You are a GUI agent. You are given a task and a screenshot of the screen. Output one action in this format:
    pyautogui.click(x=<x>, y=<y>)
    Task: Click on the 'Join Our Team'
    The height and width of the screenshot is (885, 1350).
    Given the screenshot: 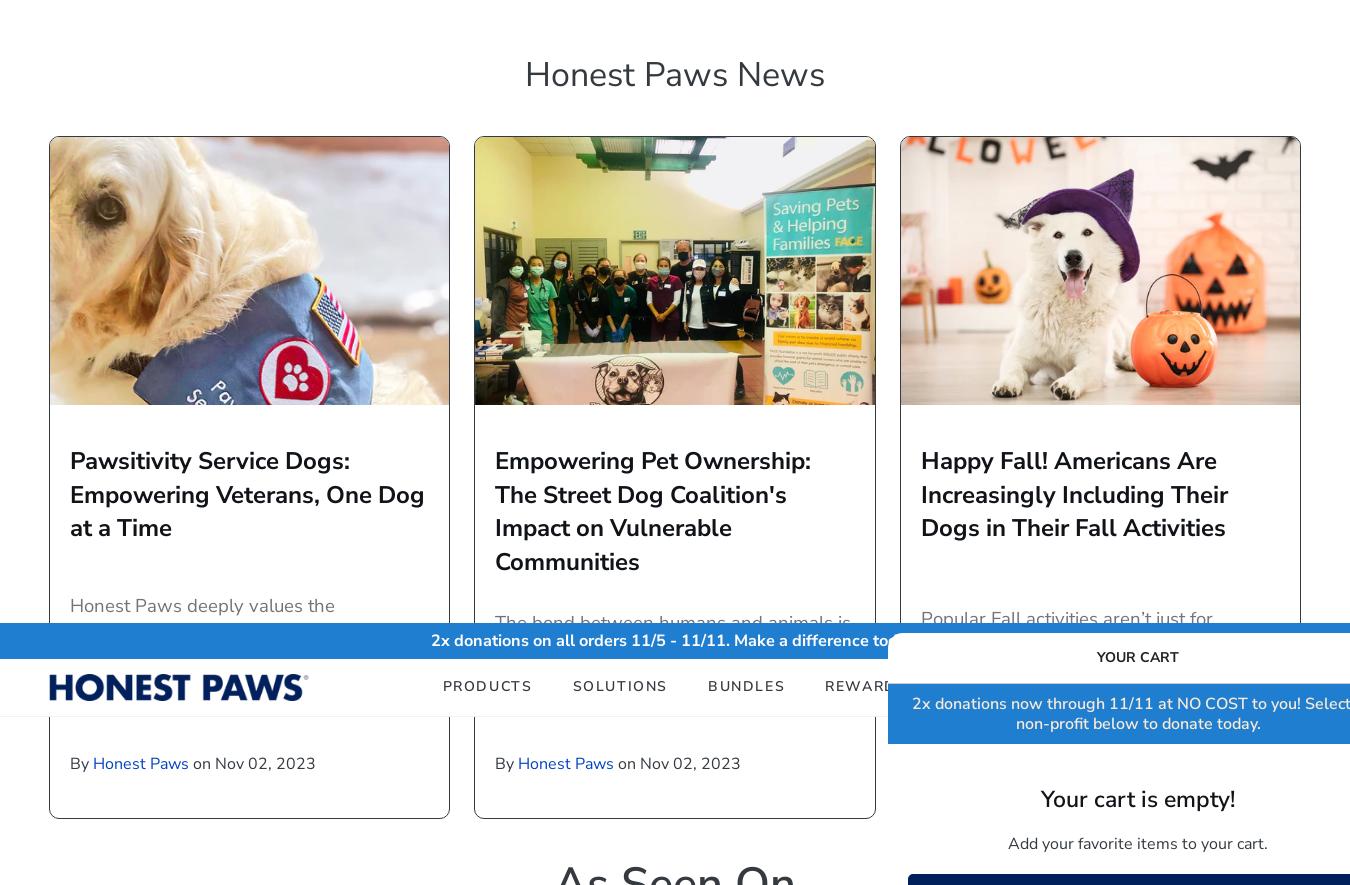 What is the action you would take?
    pyautogui.click(x=1018, y=648)
    